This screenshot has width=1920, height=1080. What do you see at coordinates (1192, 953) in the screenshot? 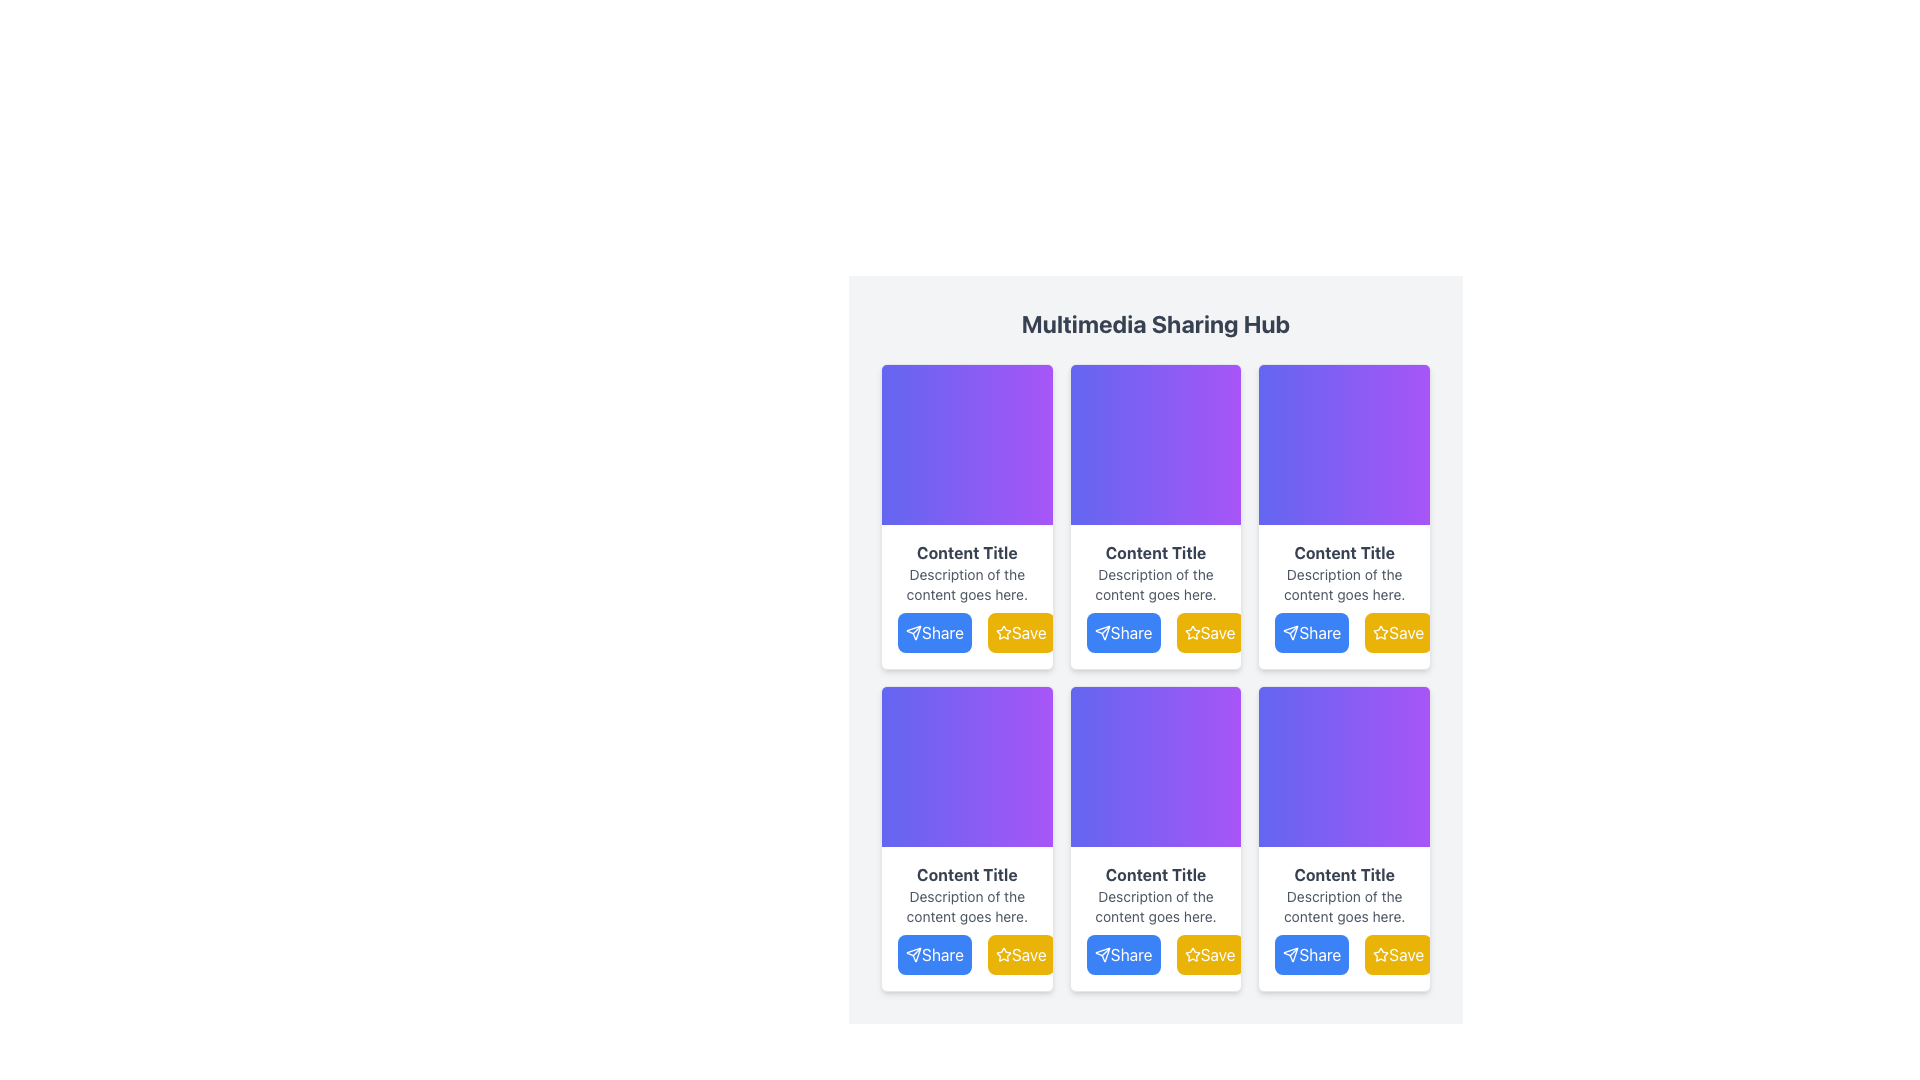
I see `the star icon button located in the bottom-right corner of the fourth content card` at bounding box center [1192, 953].